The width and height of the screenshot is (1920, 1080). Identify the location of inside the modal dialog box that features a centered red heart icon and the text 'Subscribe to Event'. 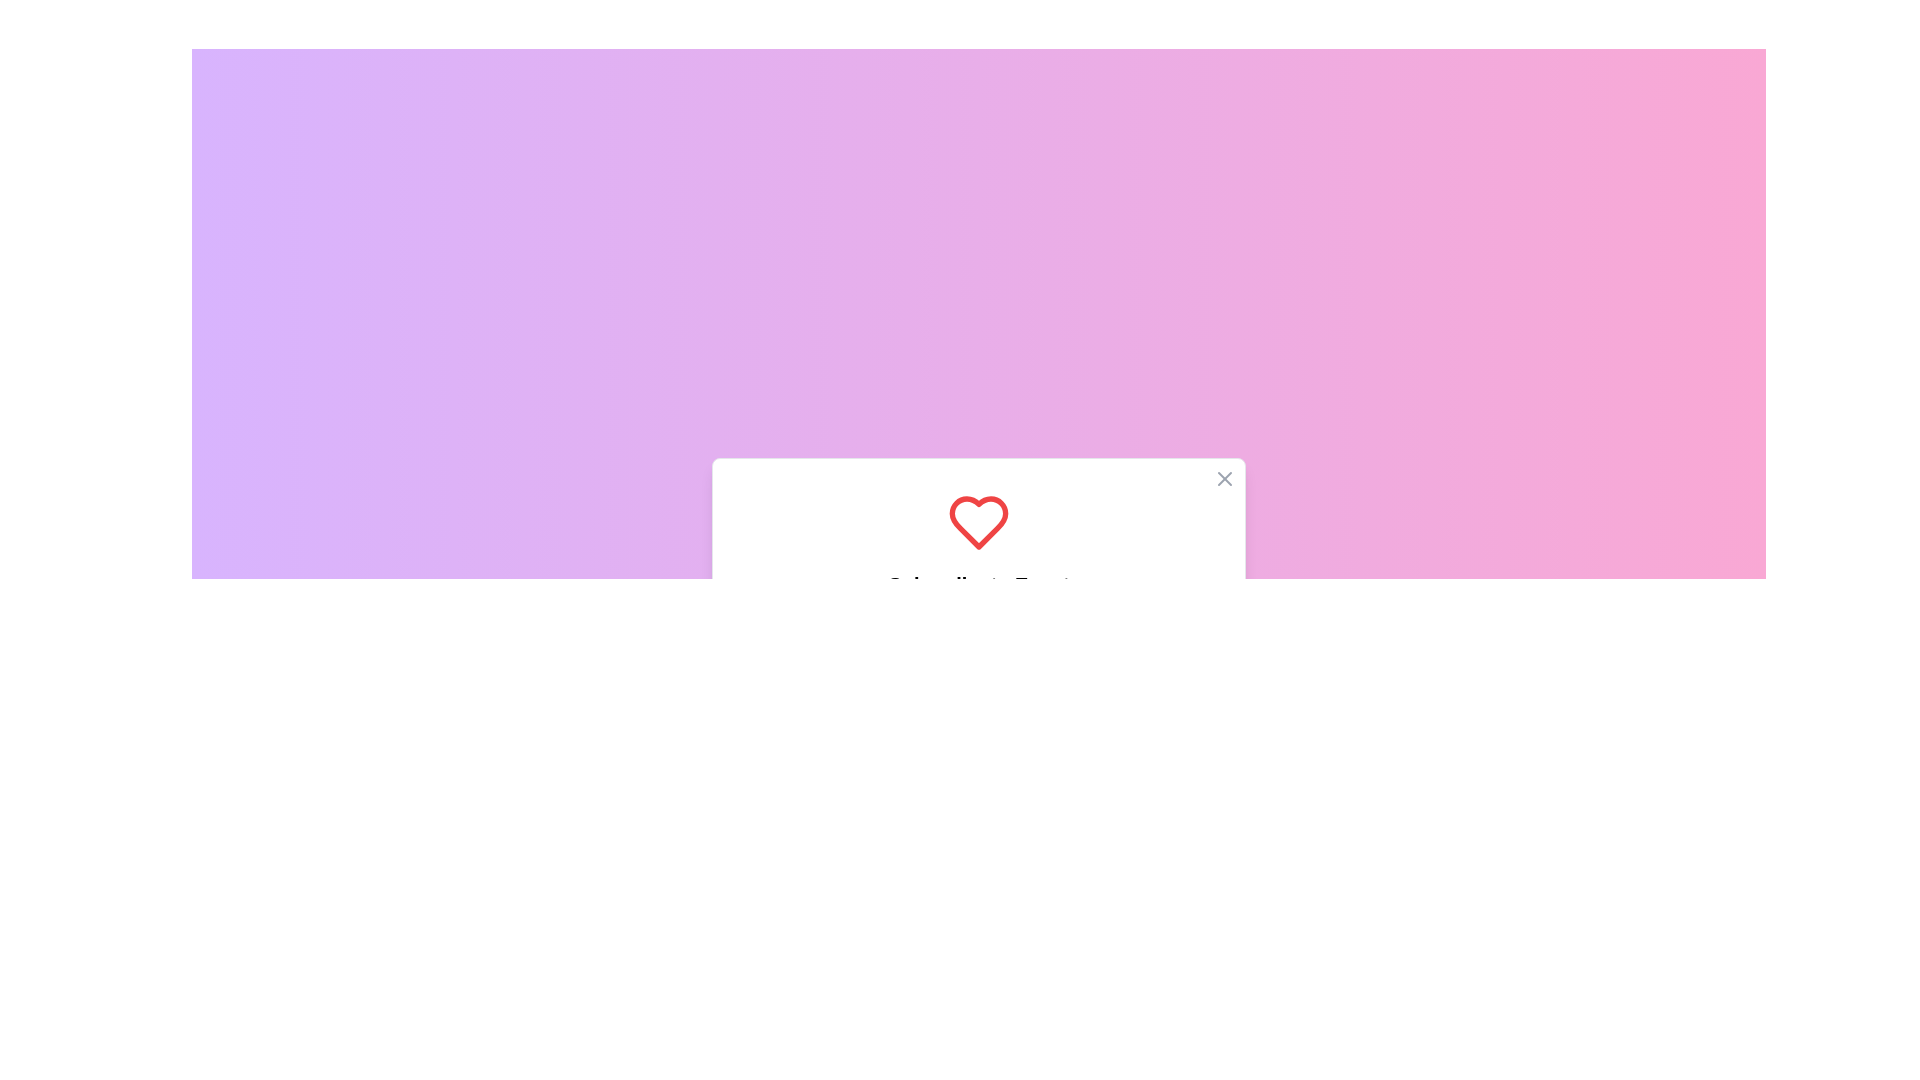
(979, 588).